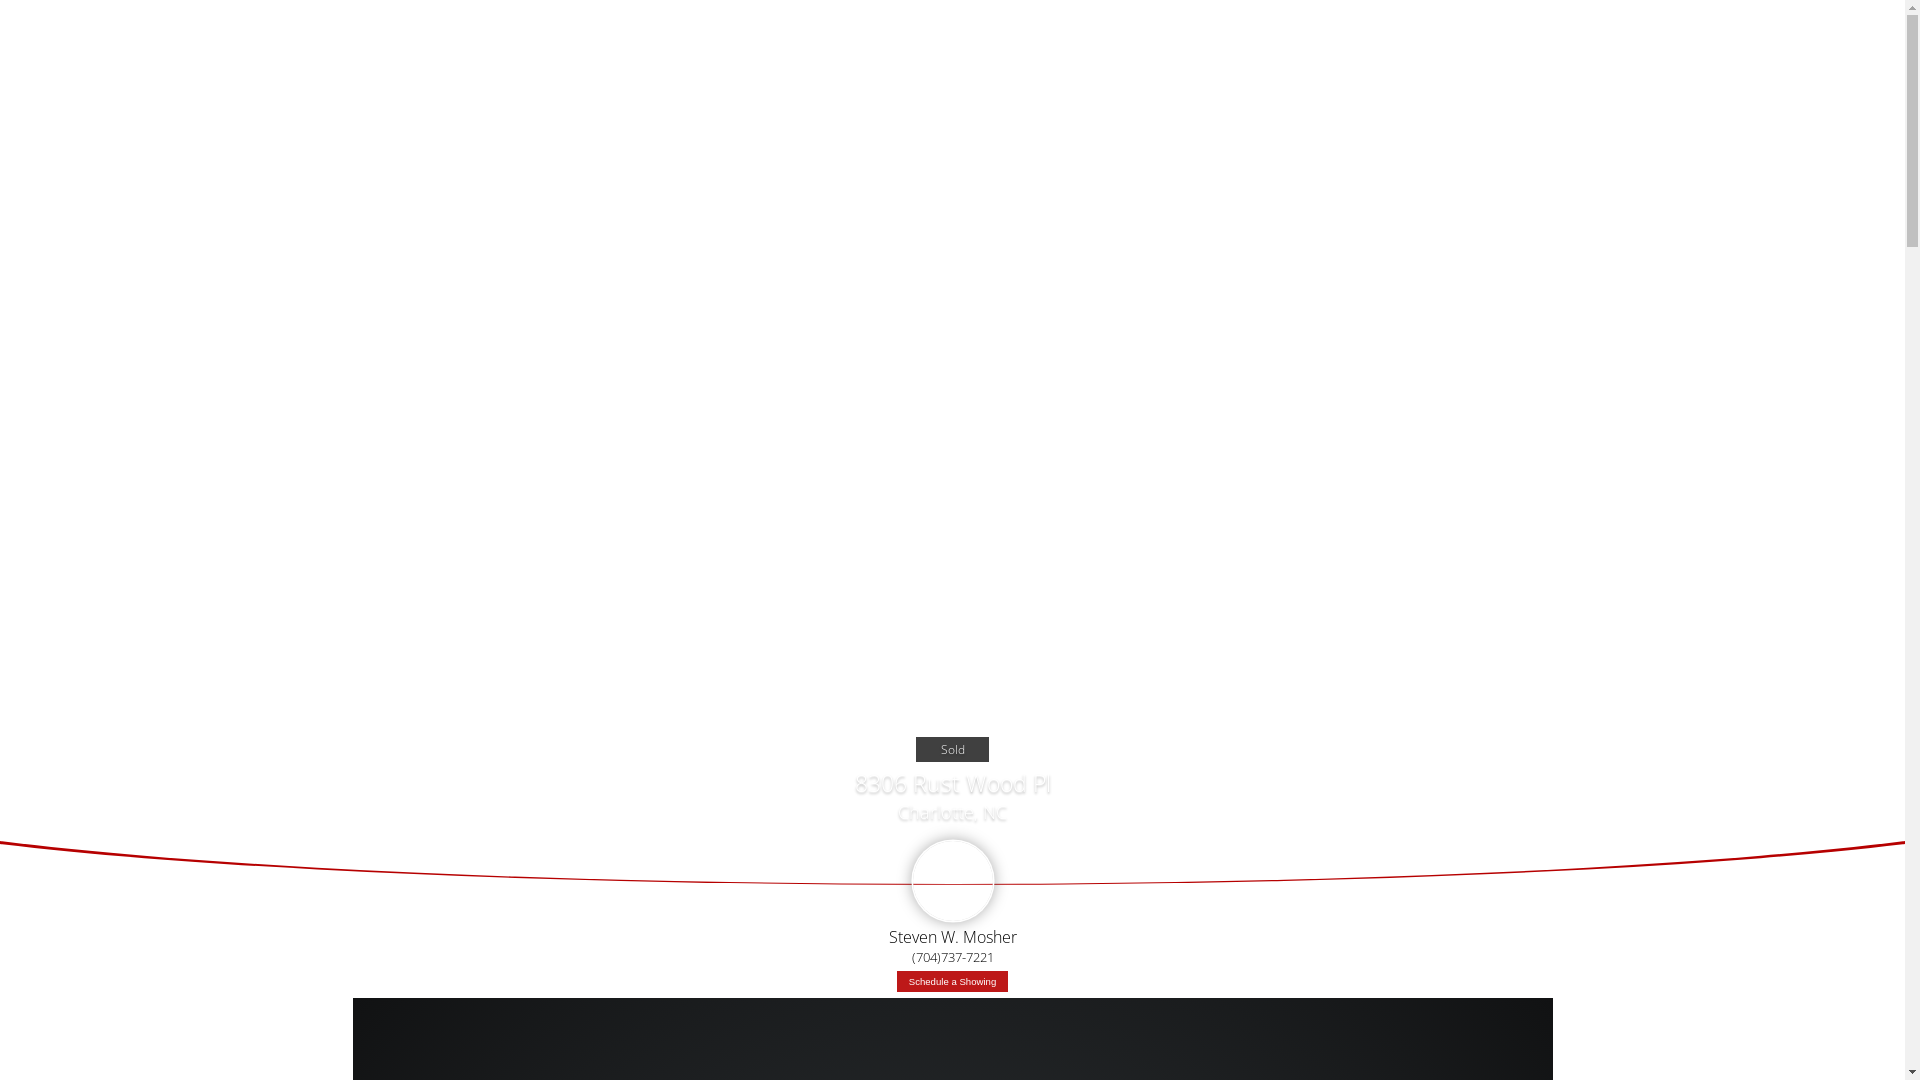  What do you see at coordinates (951, 980) in the screenshot?
I see `'Schedule a Showing'` at bounding box center [951, 980].